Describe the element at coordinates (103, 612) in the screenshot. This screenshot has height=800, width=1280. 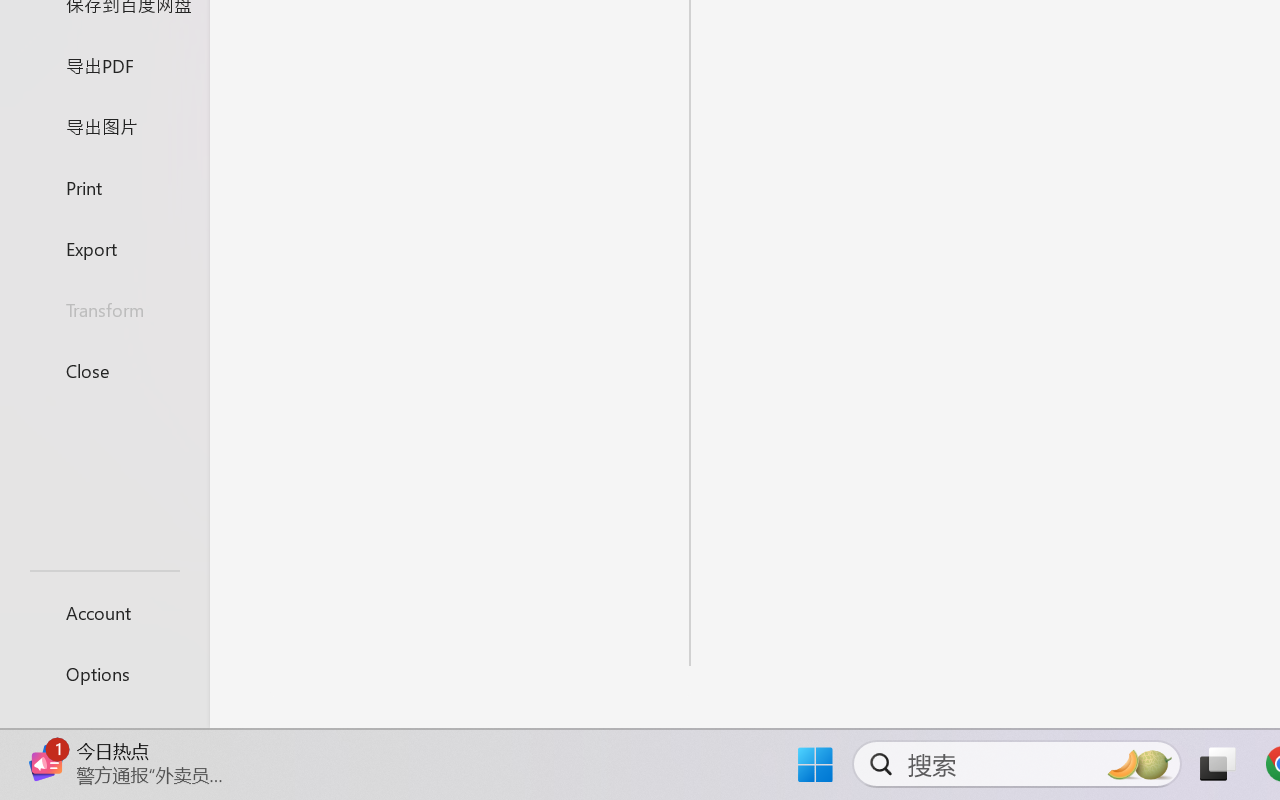
I see `'Account'` at that location.